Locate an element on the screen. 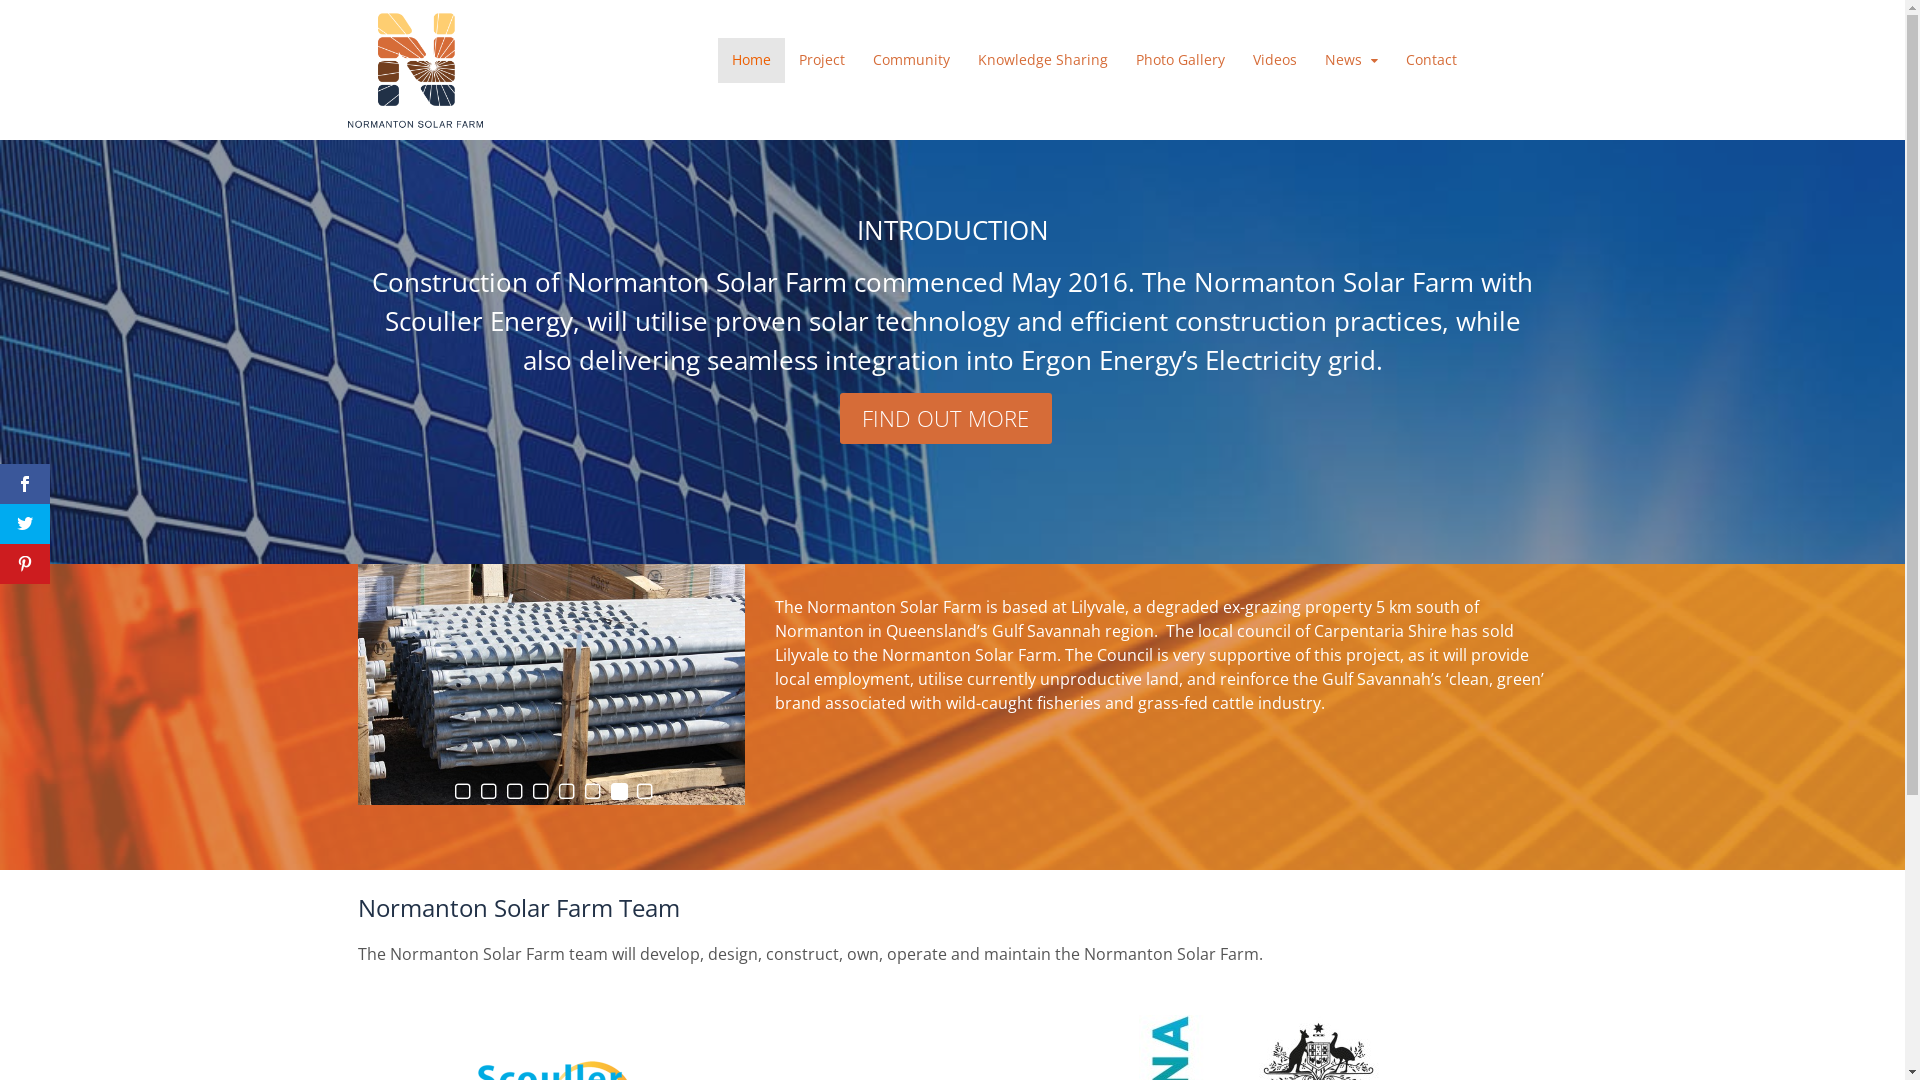  'Videos' is located at coordinates (1237, 59).